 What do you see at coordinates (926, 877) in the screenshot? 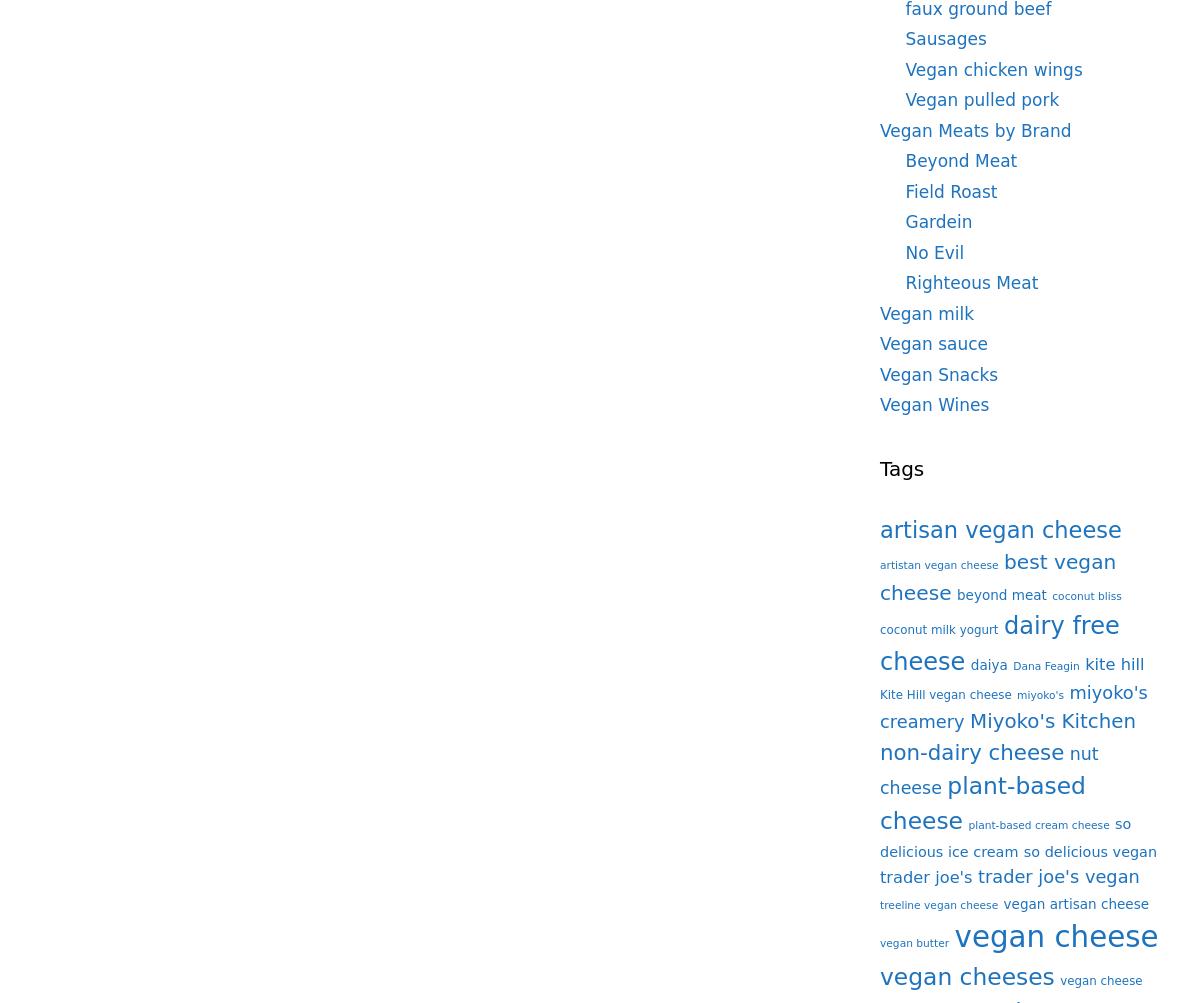
I see `'trader joe's'` at bounding box center [926, 877].